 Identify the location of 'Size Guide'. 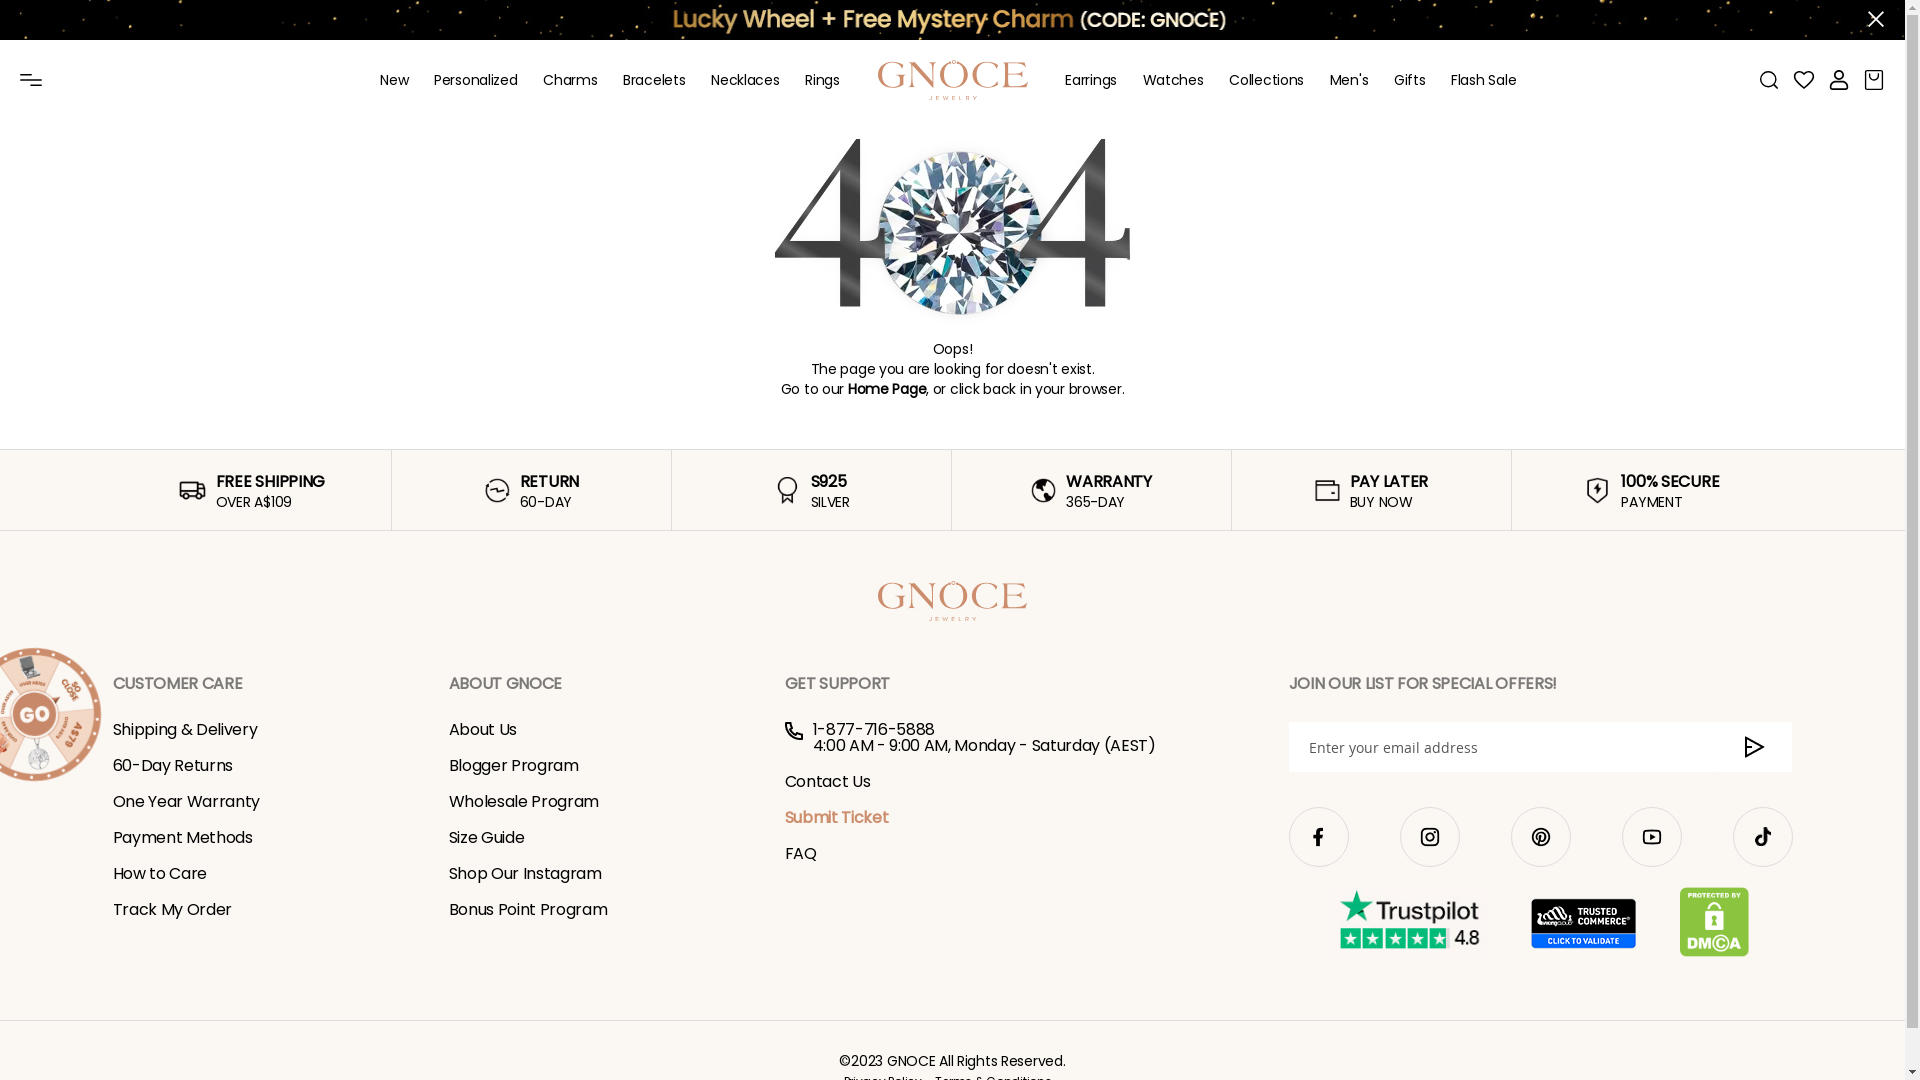
(485, 837).